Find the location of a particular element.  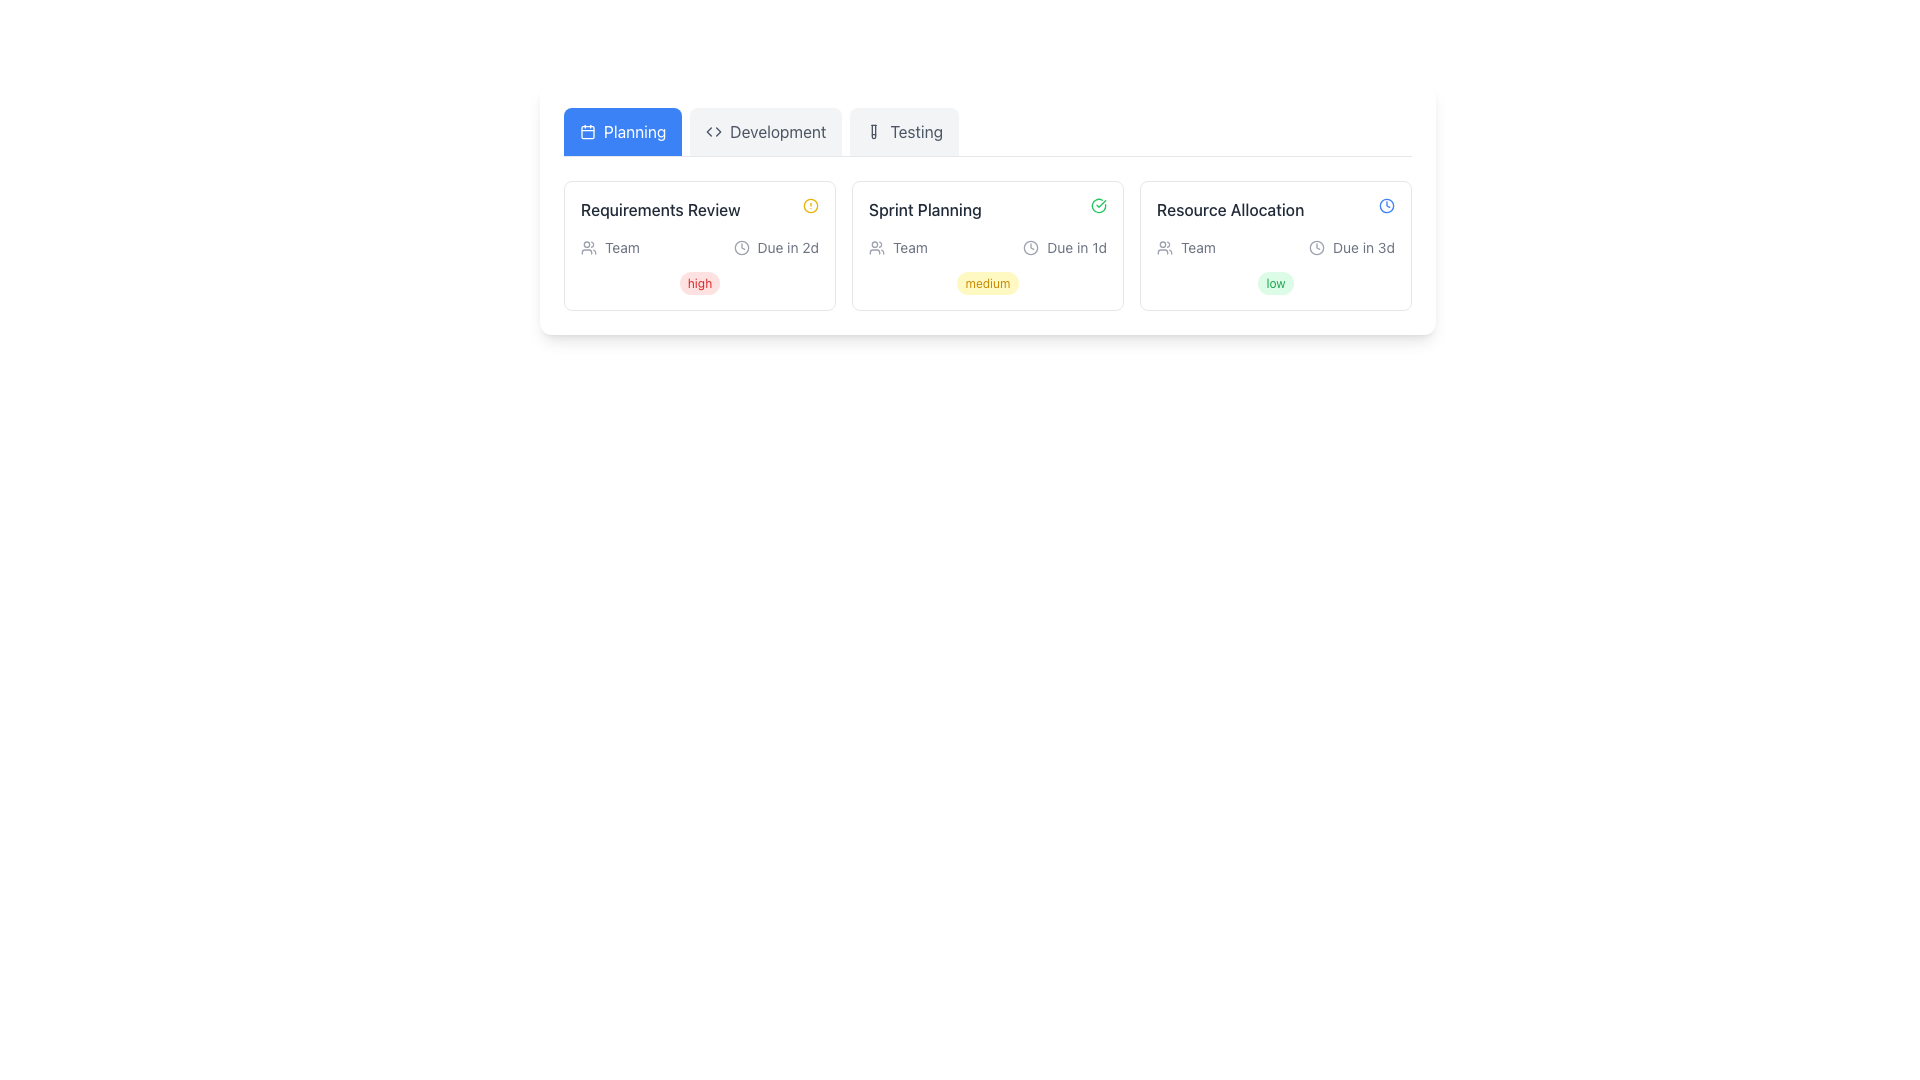

the small rounded rectangle label with a light red background and red text that reads 'high' located in the 'Requirements Review' section of the 'Planning' tab is located at coordinates (700, 283).